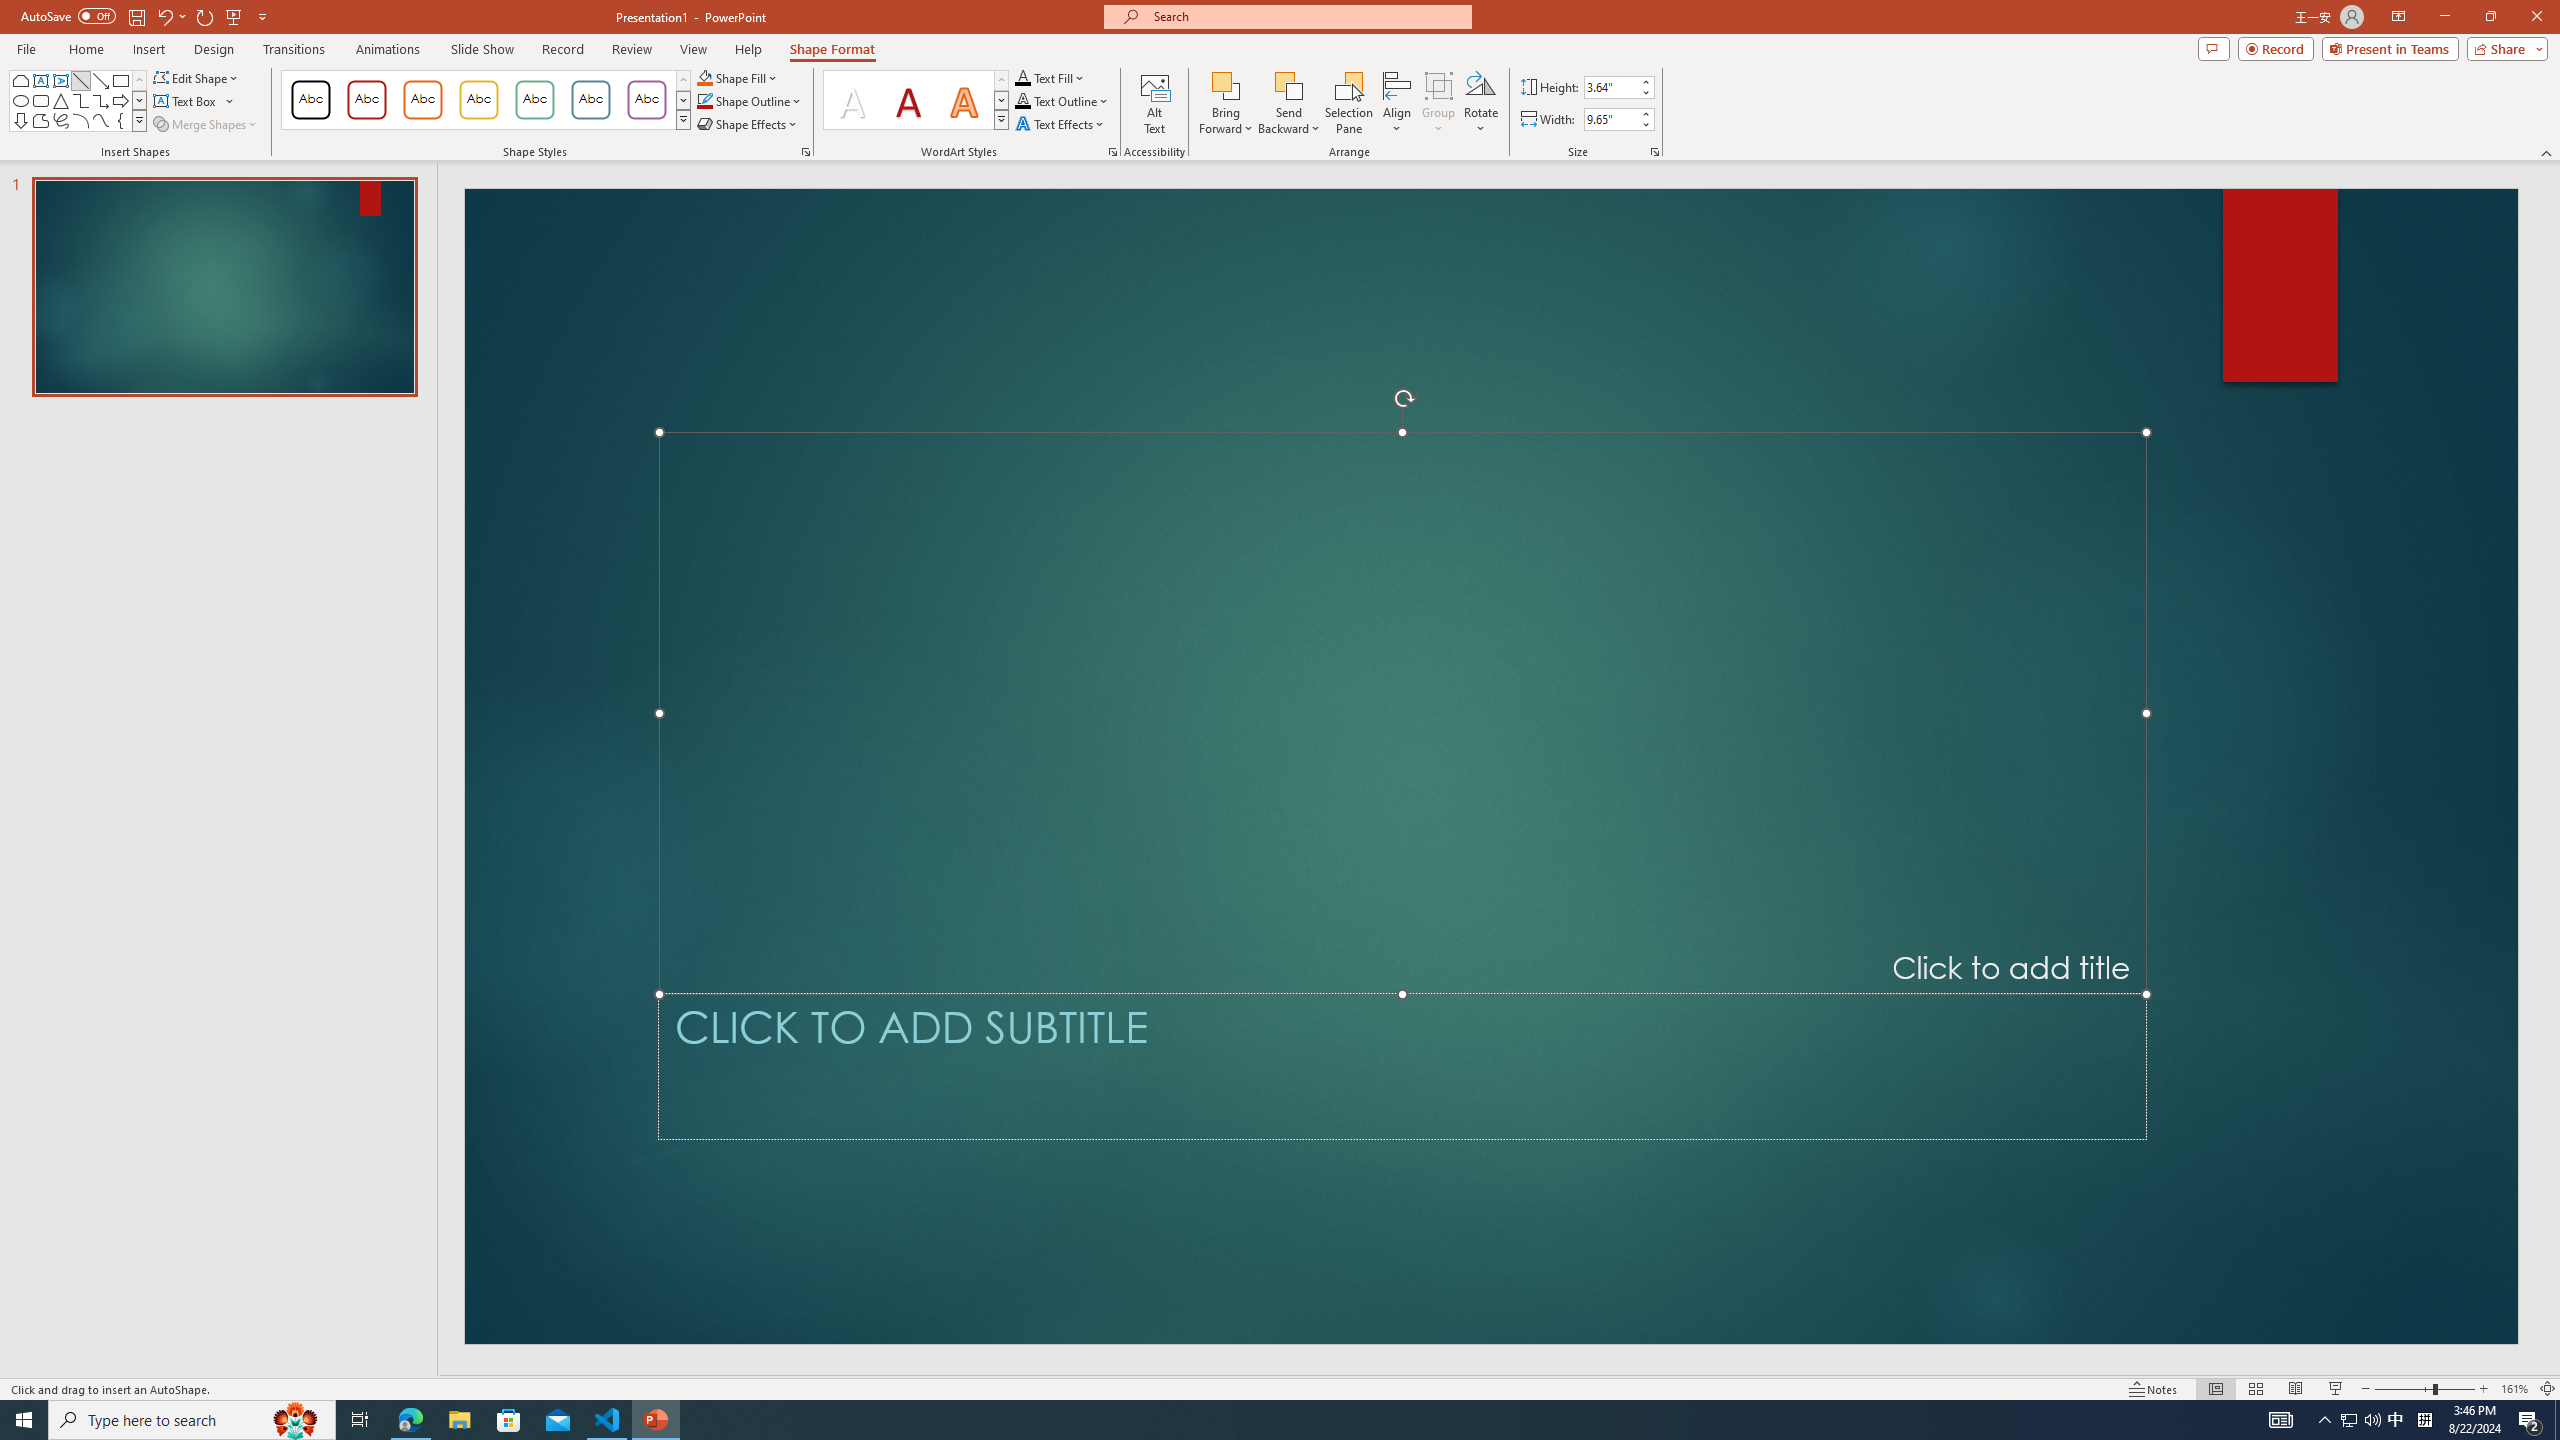  Describe the element at coordinates (2515, 1389) in the screenshot. I see `'Zoom 161%'` at that location.